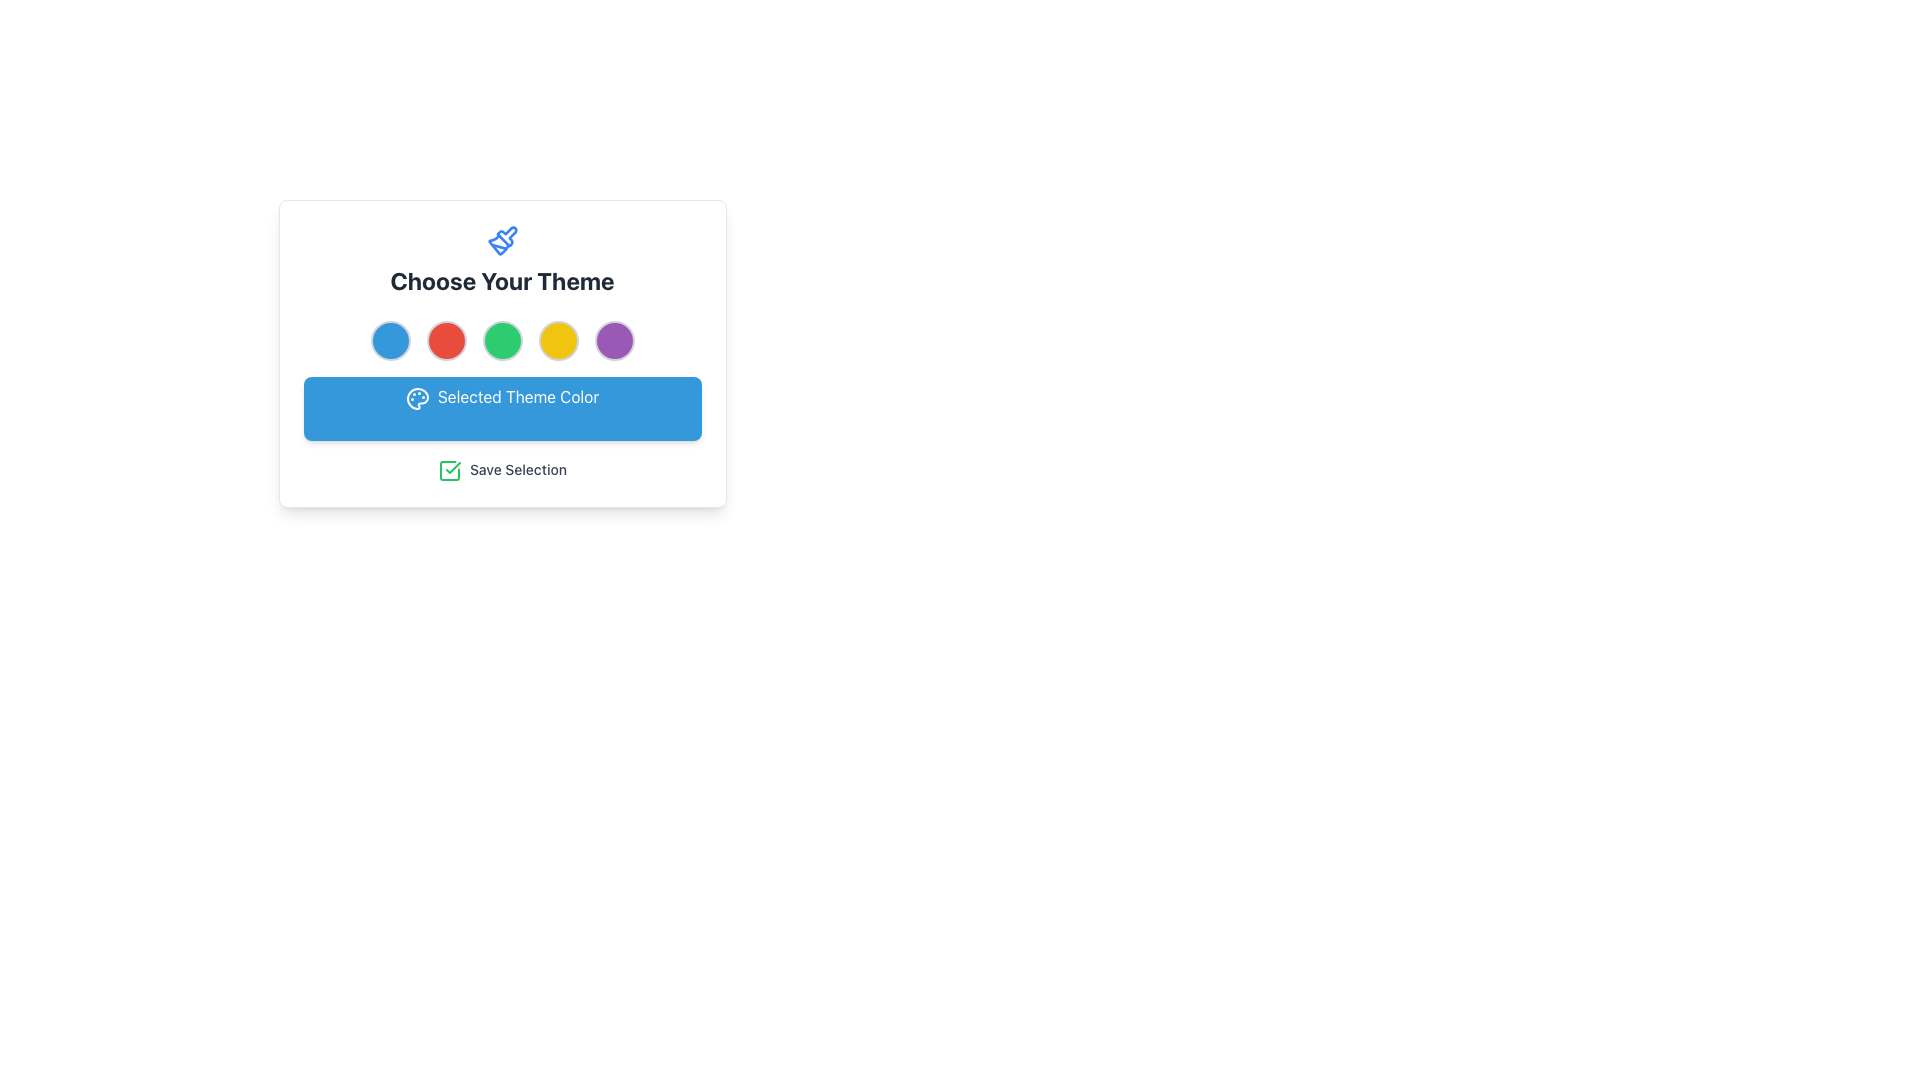 Image resolution: width=1920 pixels, height=1080 pixels. What do you see at coordinates (558, 339) in the screenshot?
I see `the fourth circular button for selecting the yellow theme color in the theme selection module, located between the green and purple elements` at bounding box center [558, 339].